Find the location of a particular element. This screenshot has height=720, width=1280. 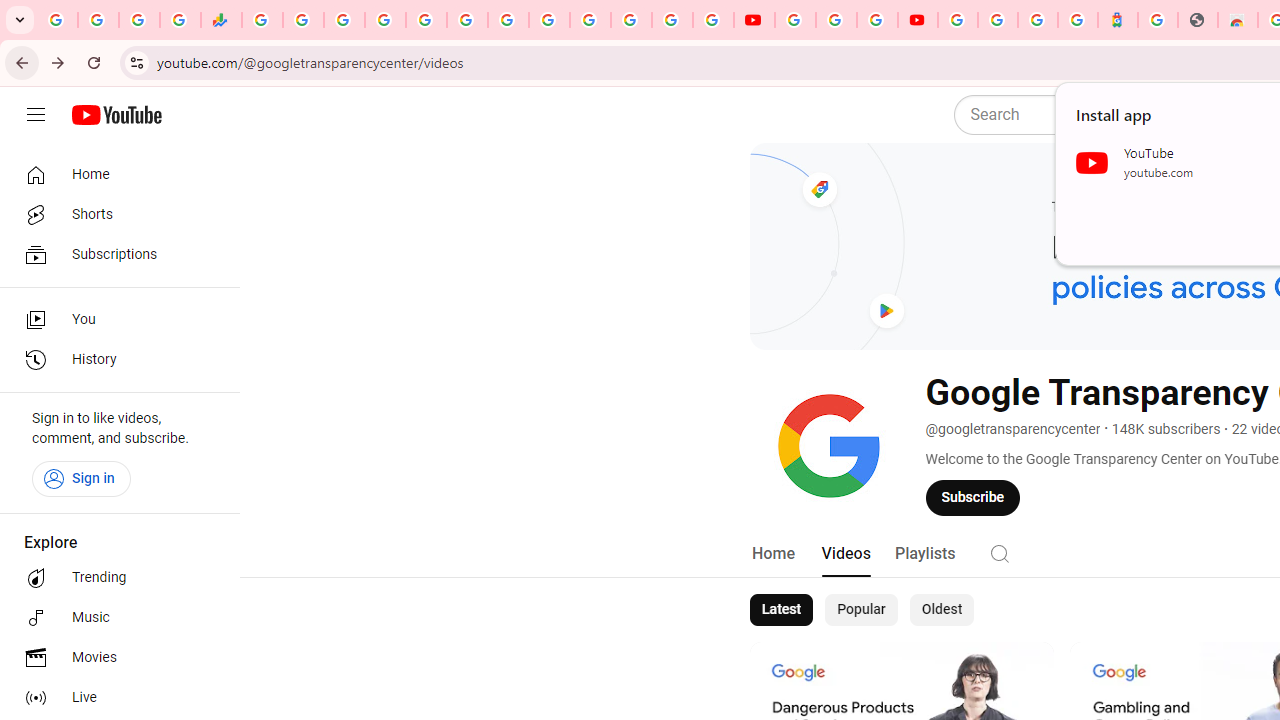

'Shorts' is located at coordinates (112, 214).